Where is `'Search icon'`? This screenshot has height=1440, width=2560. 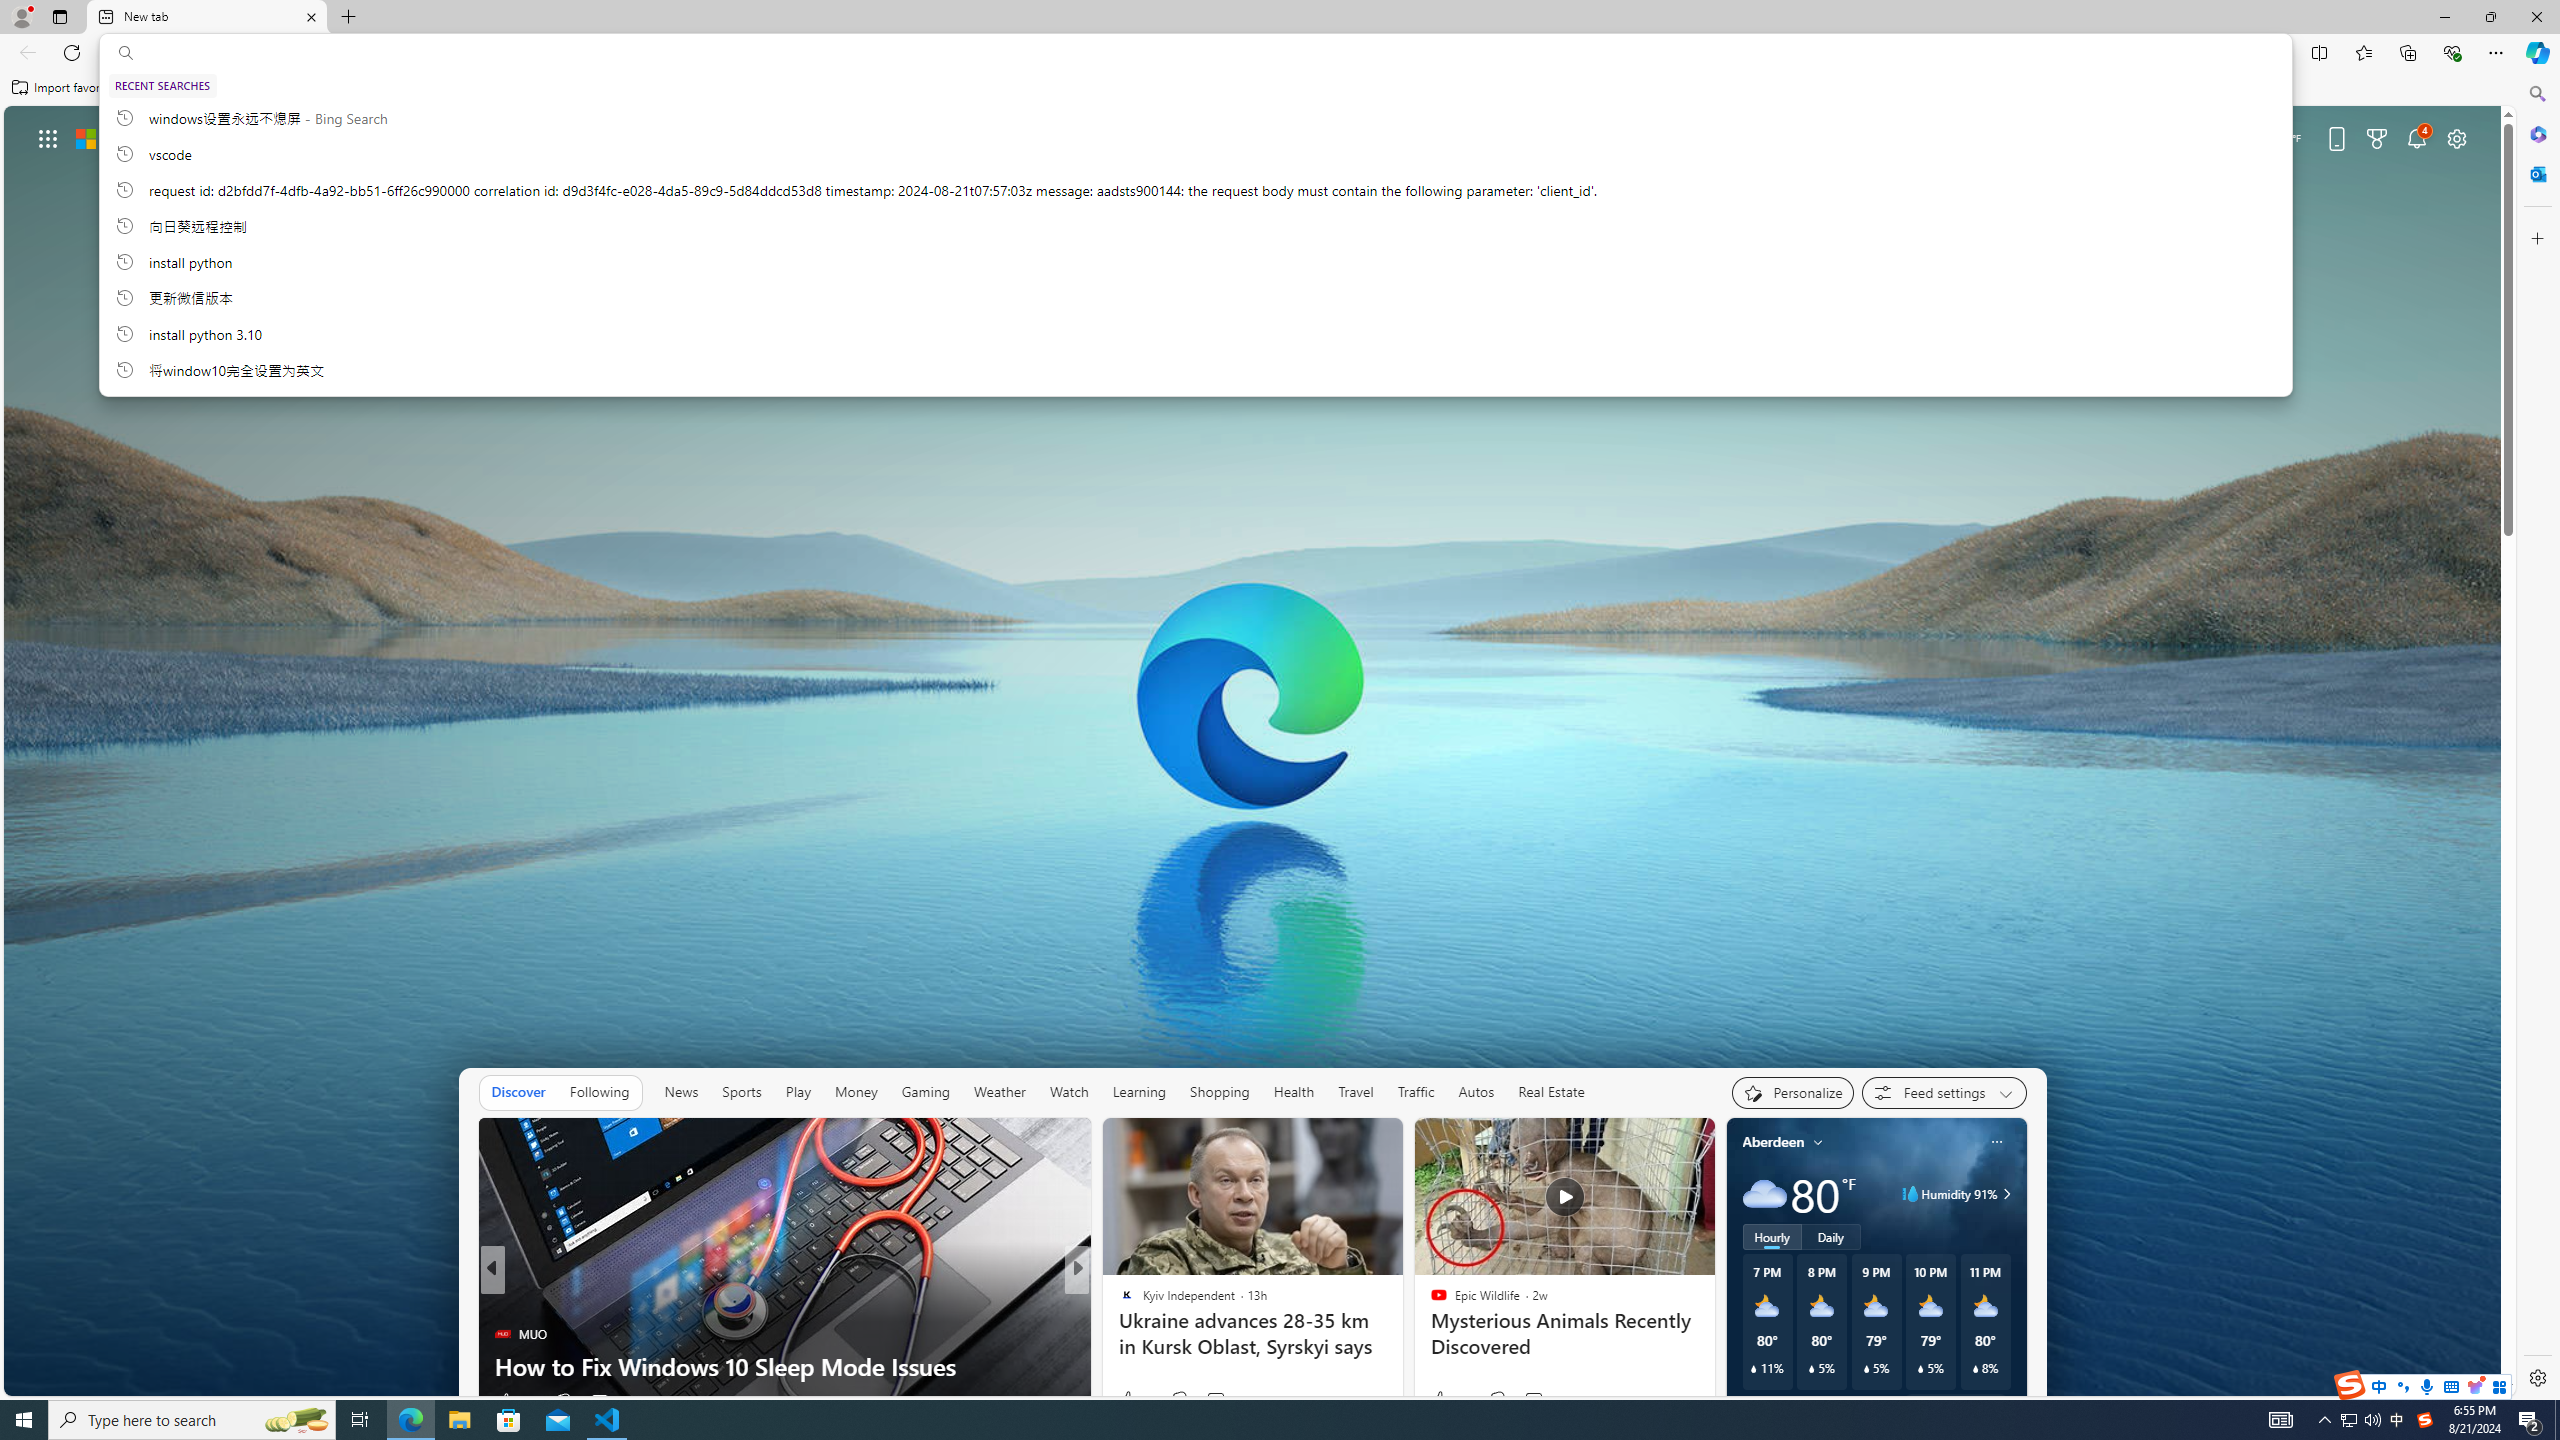
'Search icon' is located at coordinates (125, 53).